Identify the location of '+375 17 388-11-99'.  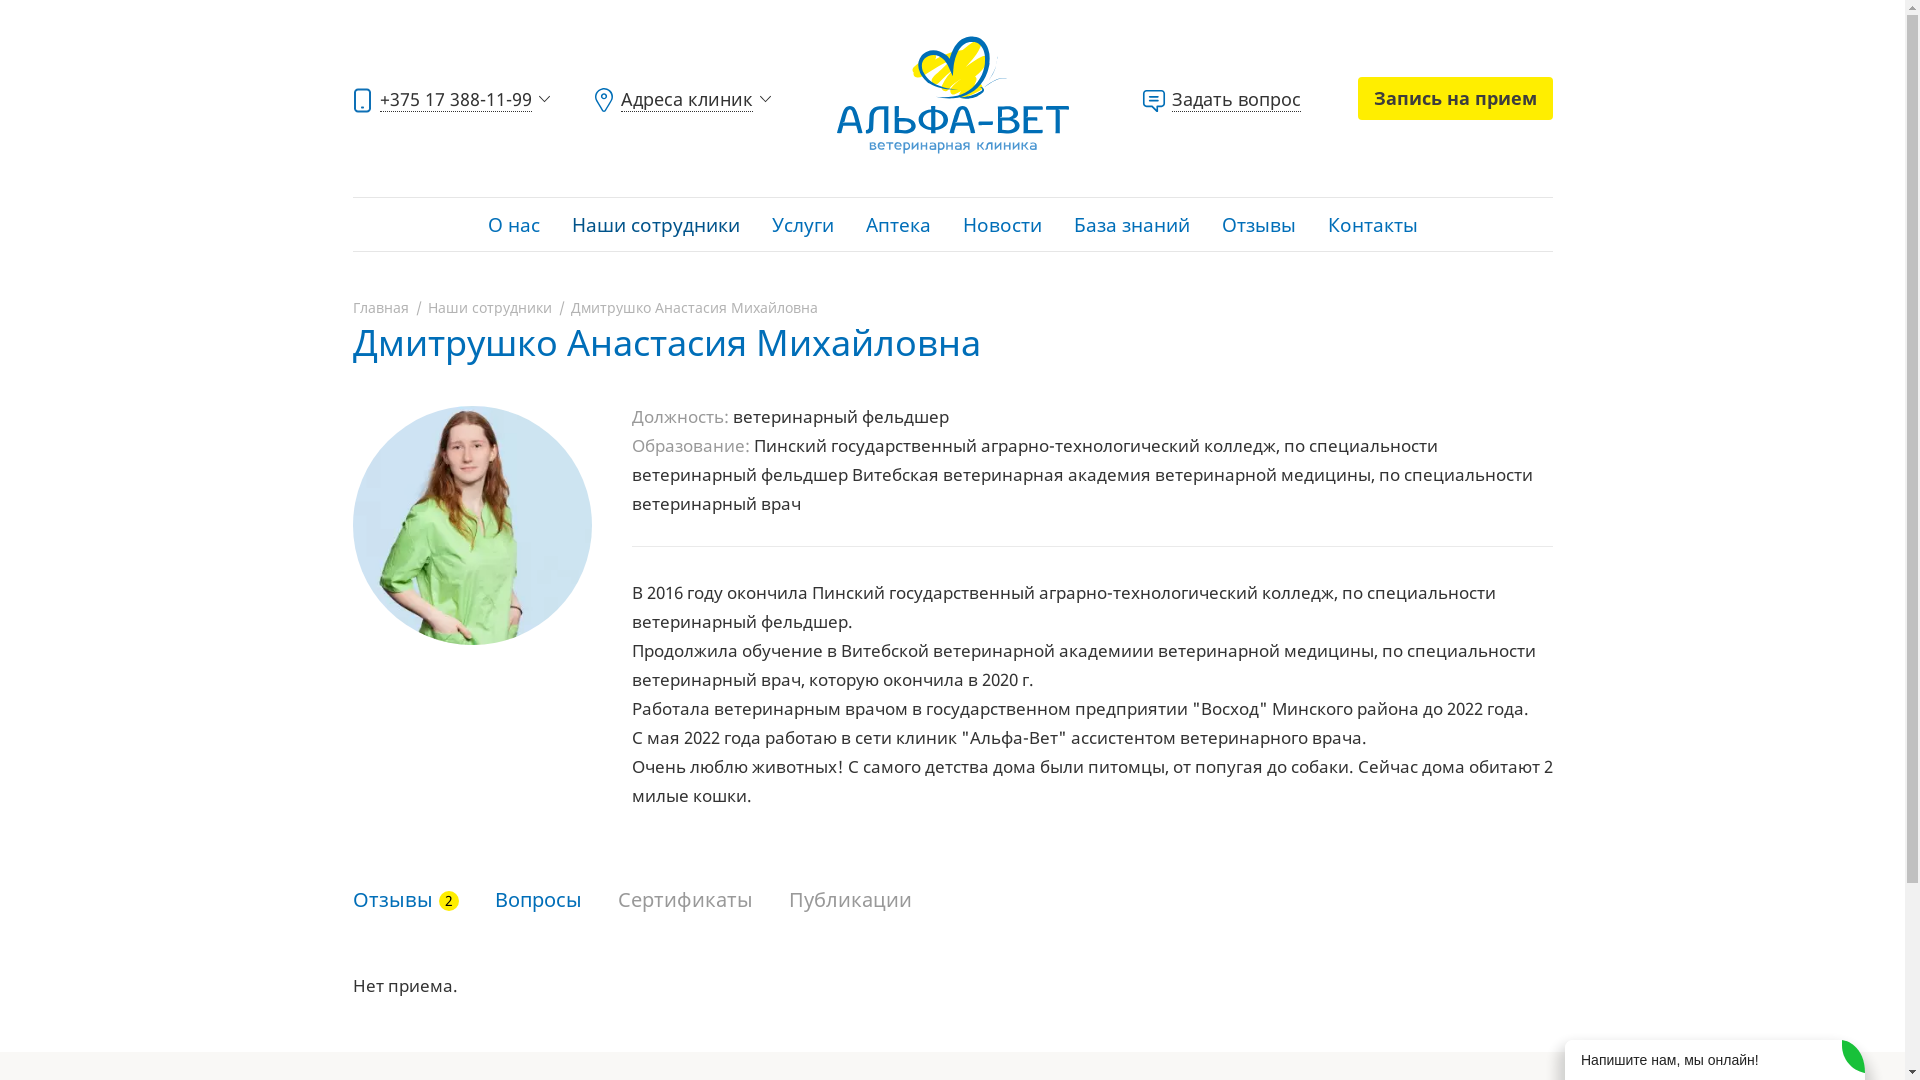
(451, 99).